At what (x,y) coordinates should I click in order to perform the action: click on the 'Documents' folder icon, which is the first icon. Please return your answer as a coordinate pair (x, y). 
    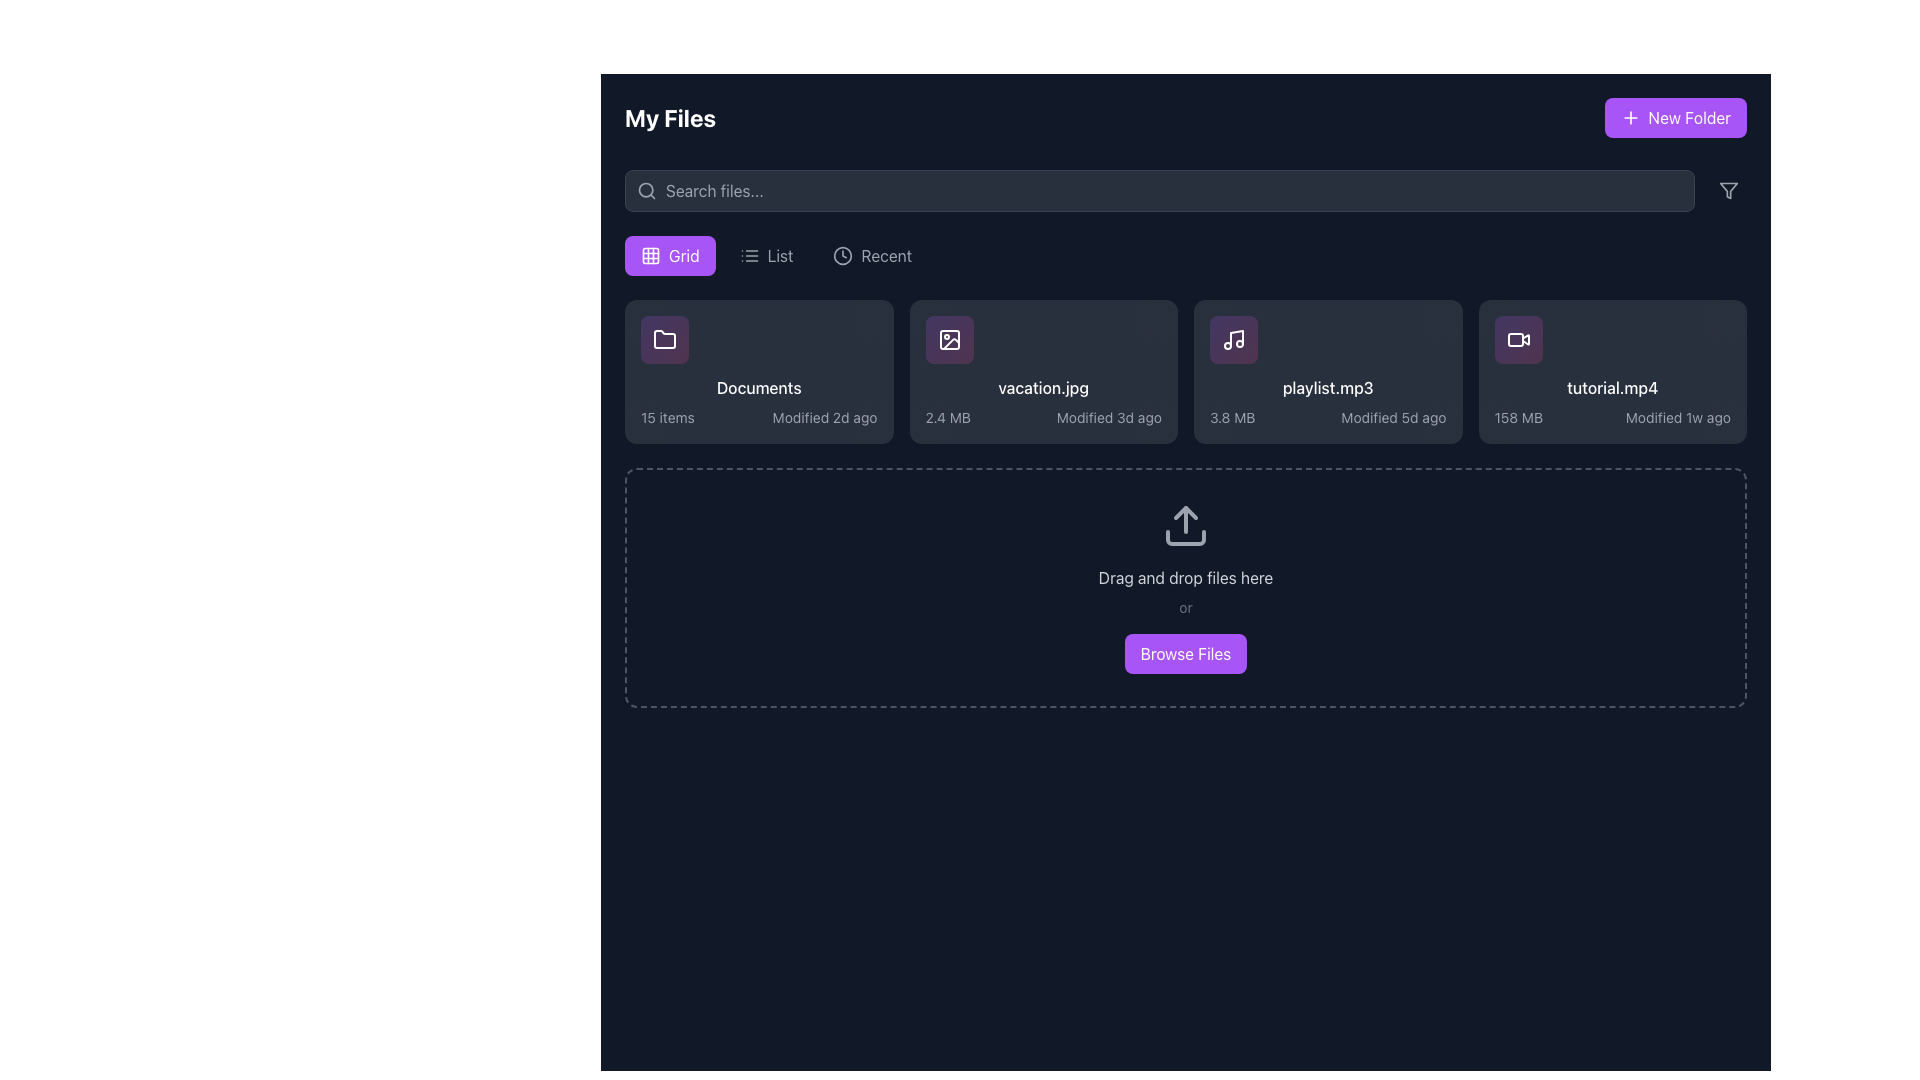
    Looking at the image, I should click on (665, 338).